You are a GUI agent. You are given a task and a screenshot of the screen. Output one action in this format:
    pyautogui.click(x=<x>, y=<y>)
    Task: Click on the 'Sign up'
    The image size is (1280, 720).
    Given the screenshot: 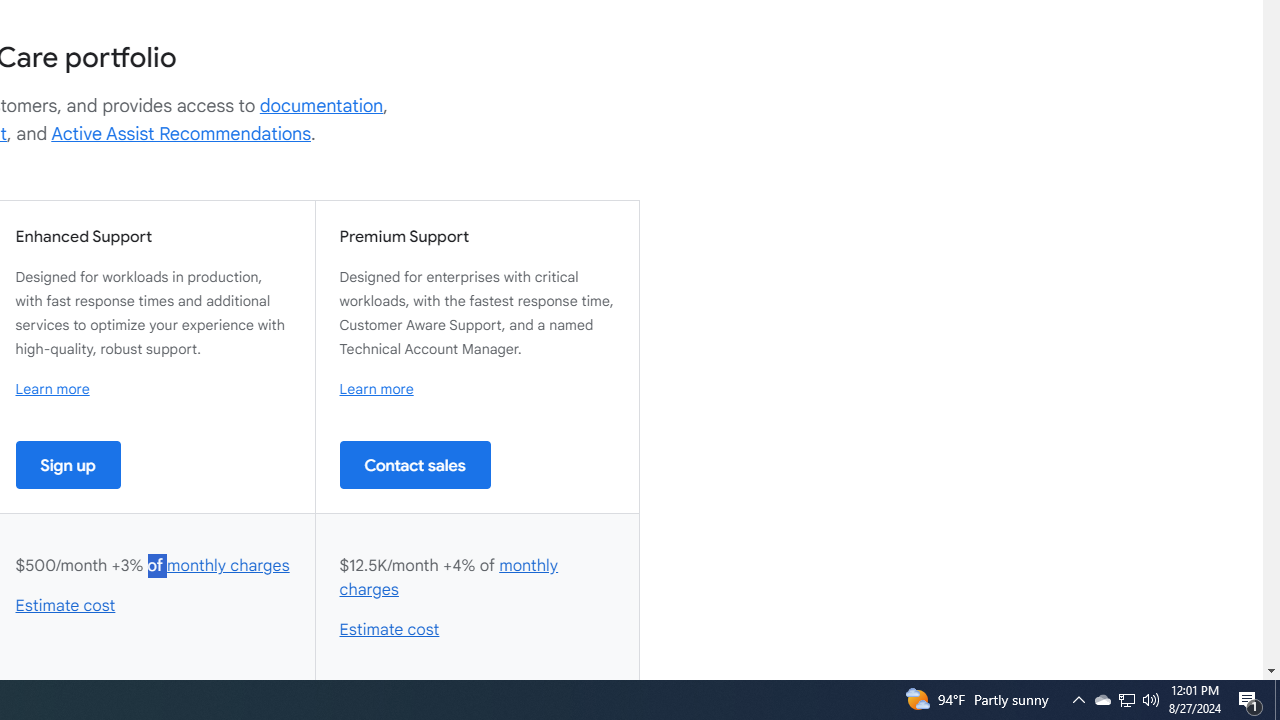 What is the action you would take?
    pyautogui.click(x=68, y=464)
    